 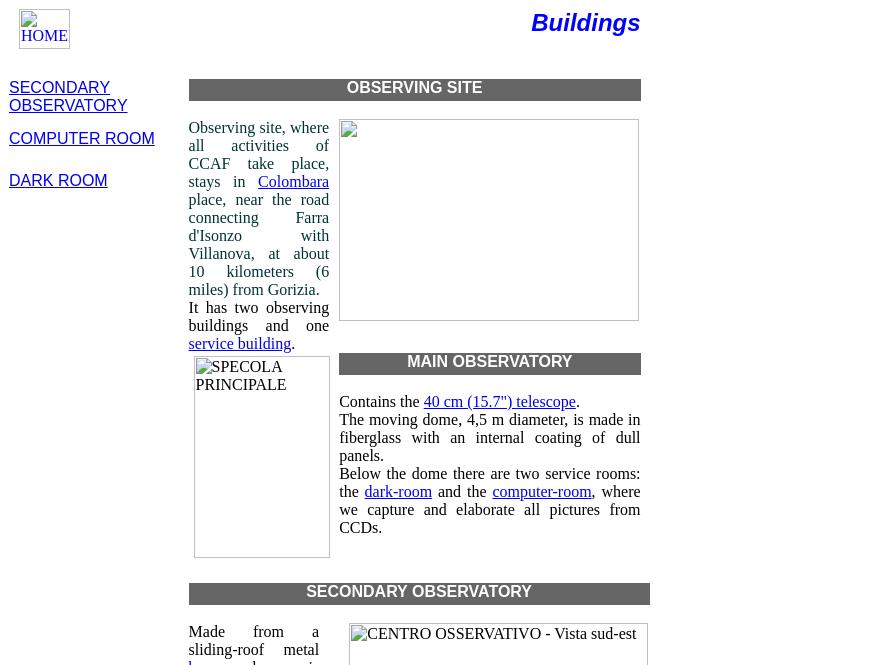 What do you see at coordinates (489, 436) in the screenshot?
I see `'The moving dome, 4,5 m diameter, is made in fiberglass with an internal coating of dull panels.'` at bounding box center [489, 436].